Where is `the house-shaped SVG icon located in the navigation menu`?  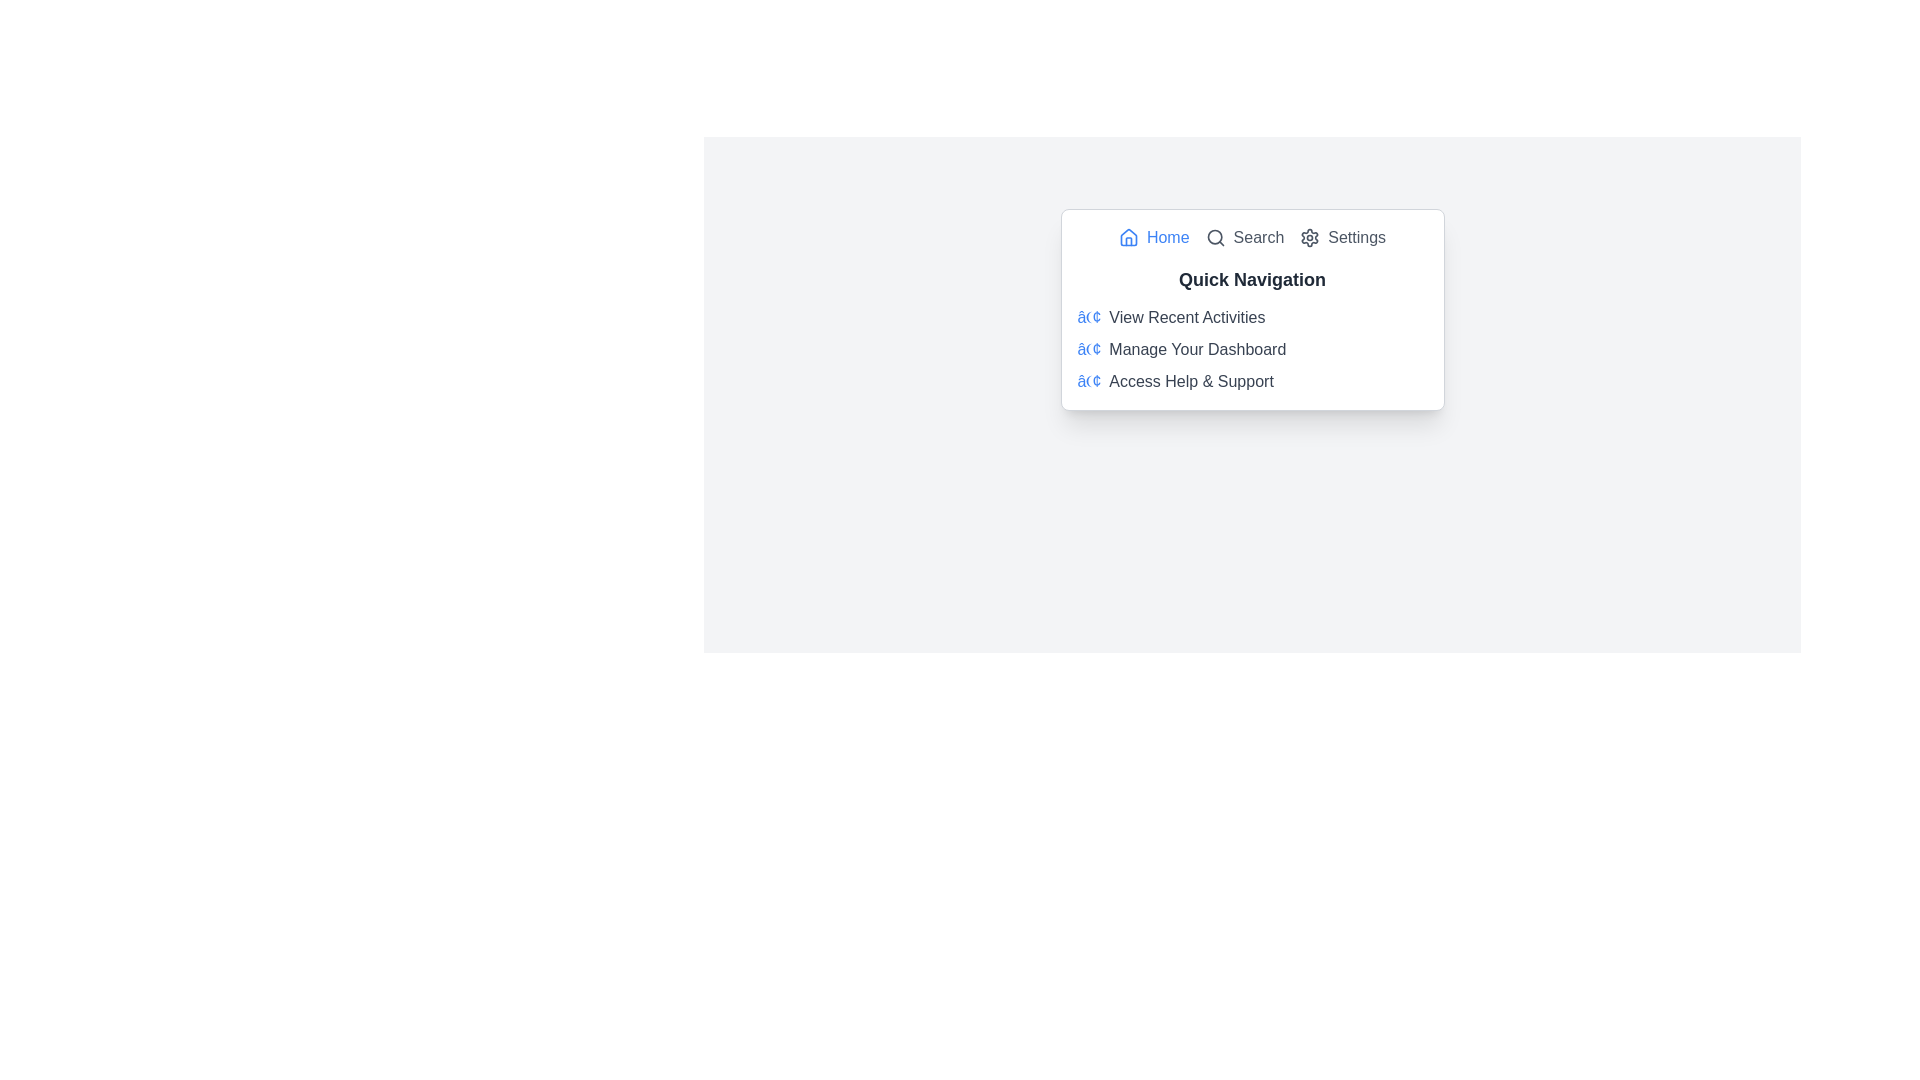
the house-shaped SVG icon located in the navigation menu is located at coordinates (1128, 236).